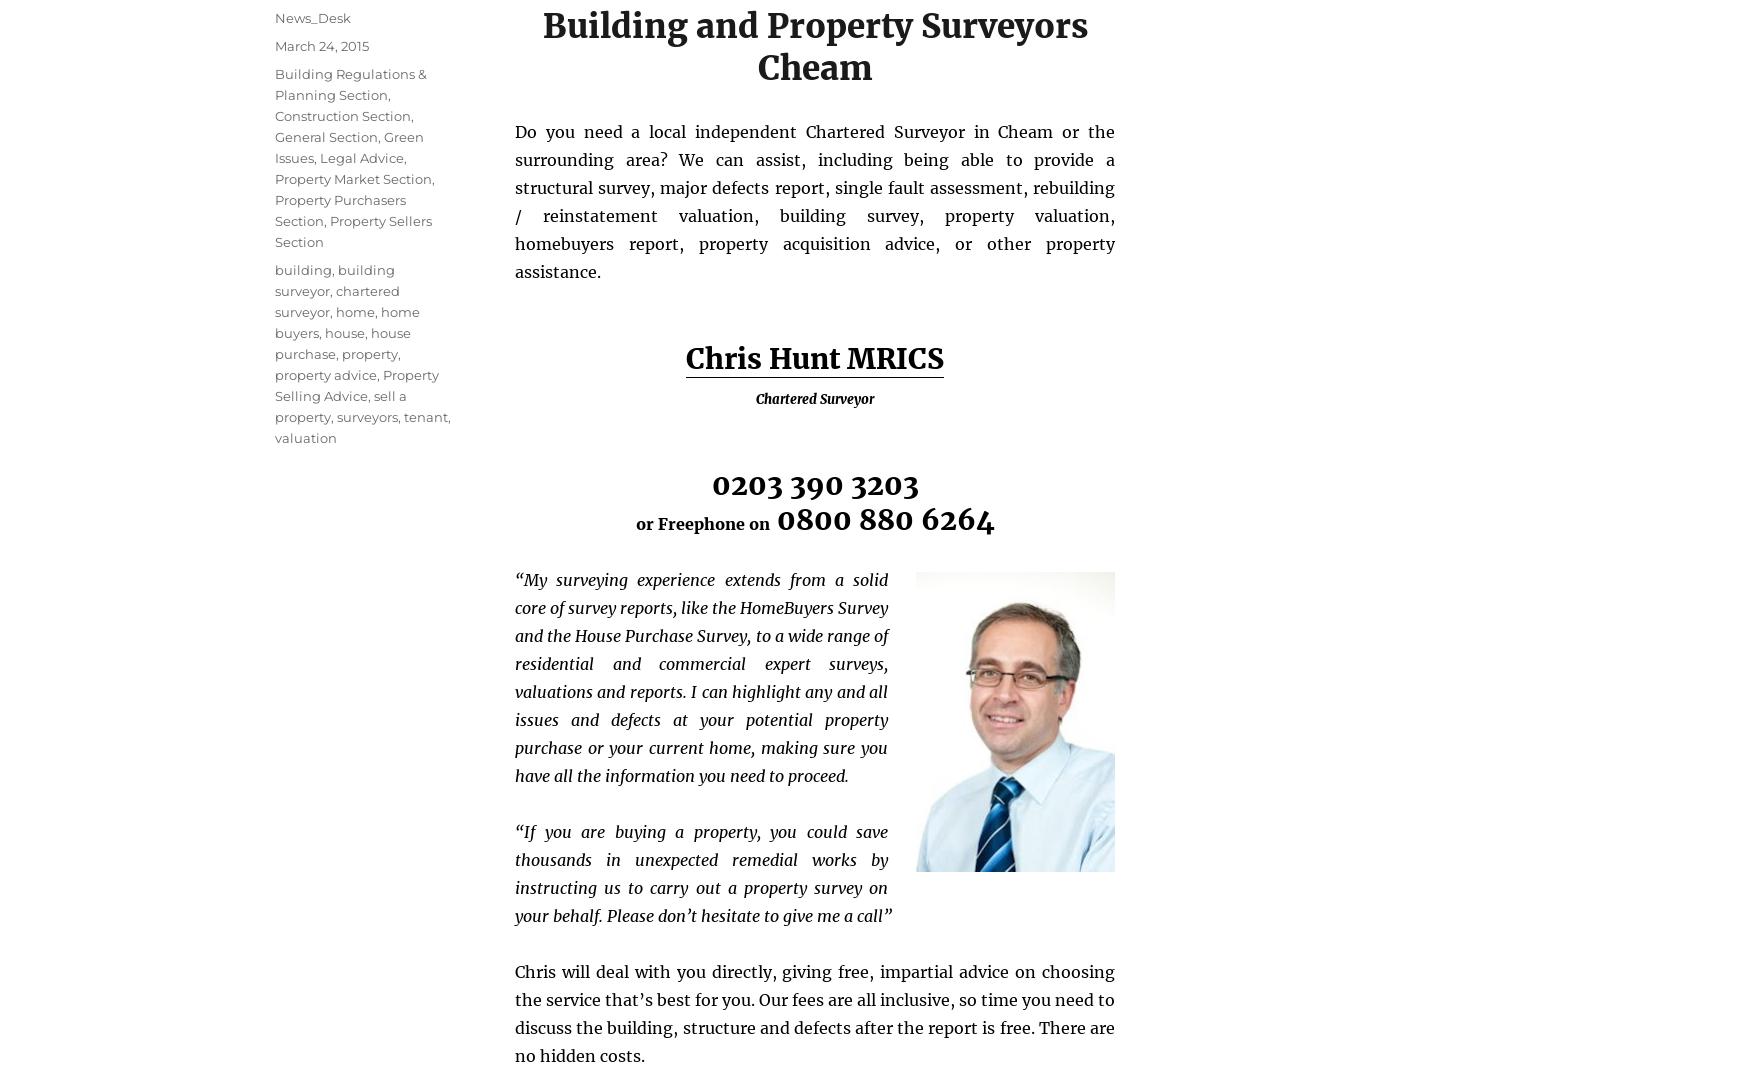 The height and width of the screenshot is (1071, 1750). Describe the element at coordinates (814, 357) in the screenshot. I see `'Chris Hunt MRICS'` at that location.